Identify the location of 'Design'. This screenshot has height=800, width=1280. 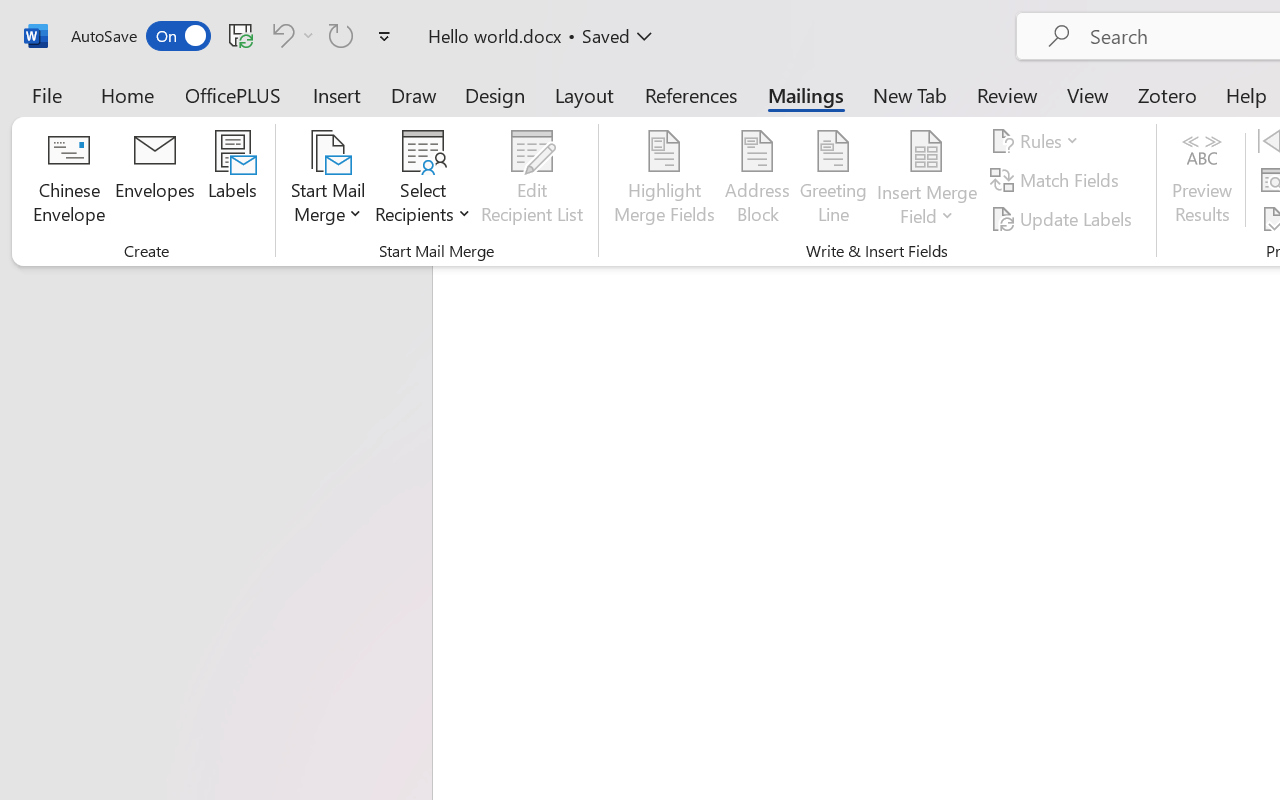
(495, 94).